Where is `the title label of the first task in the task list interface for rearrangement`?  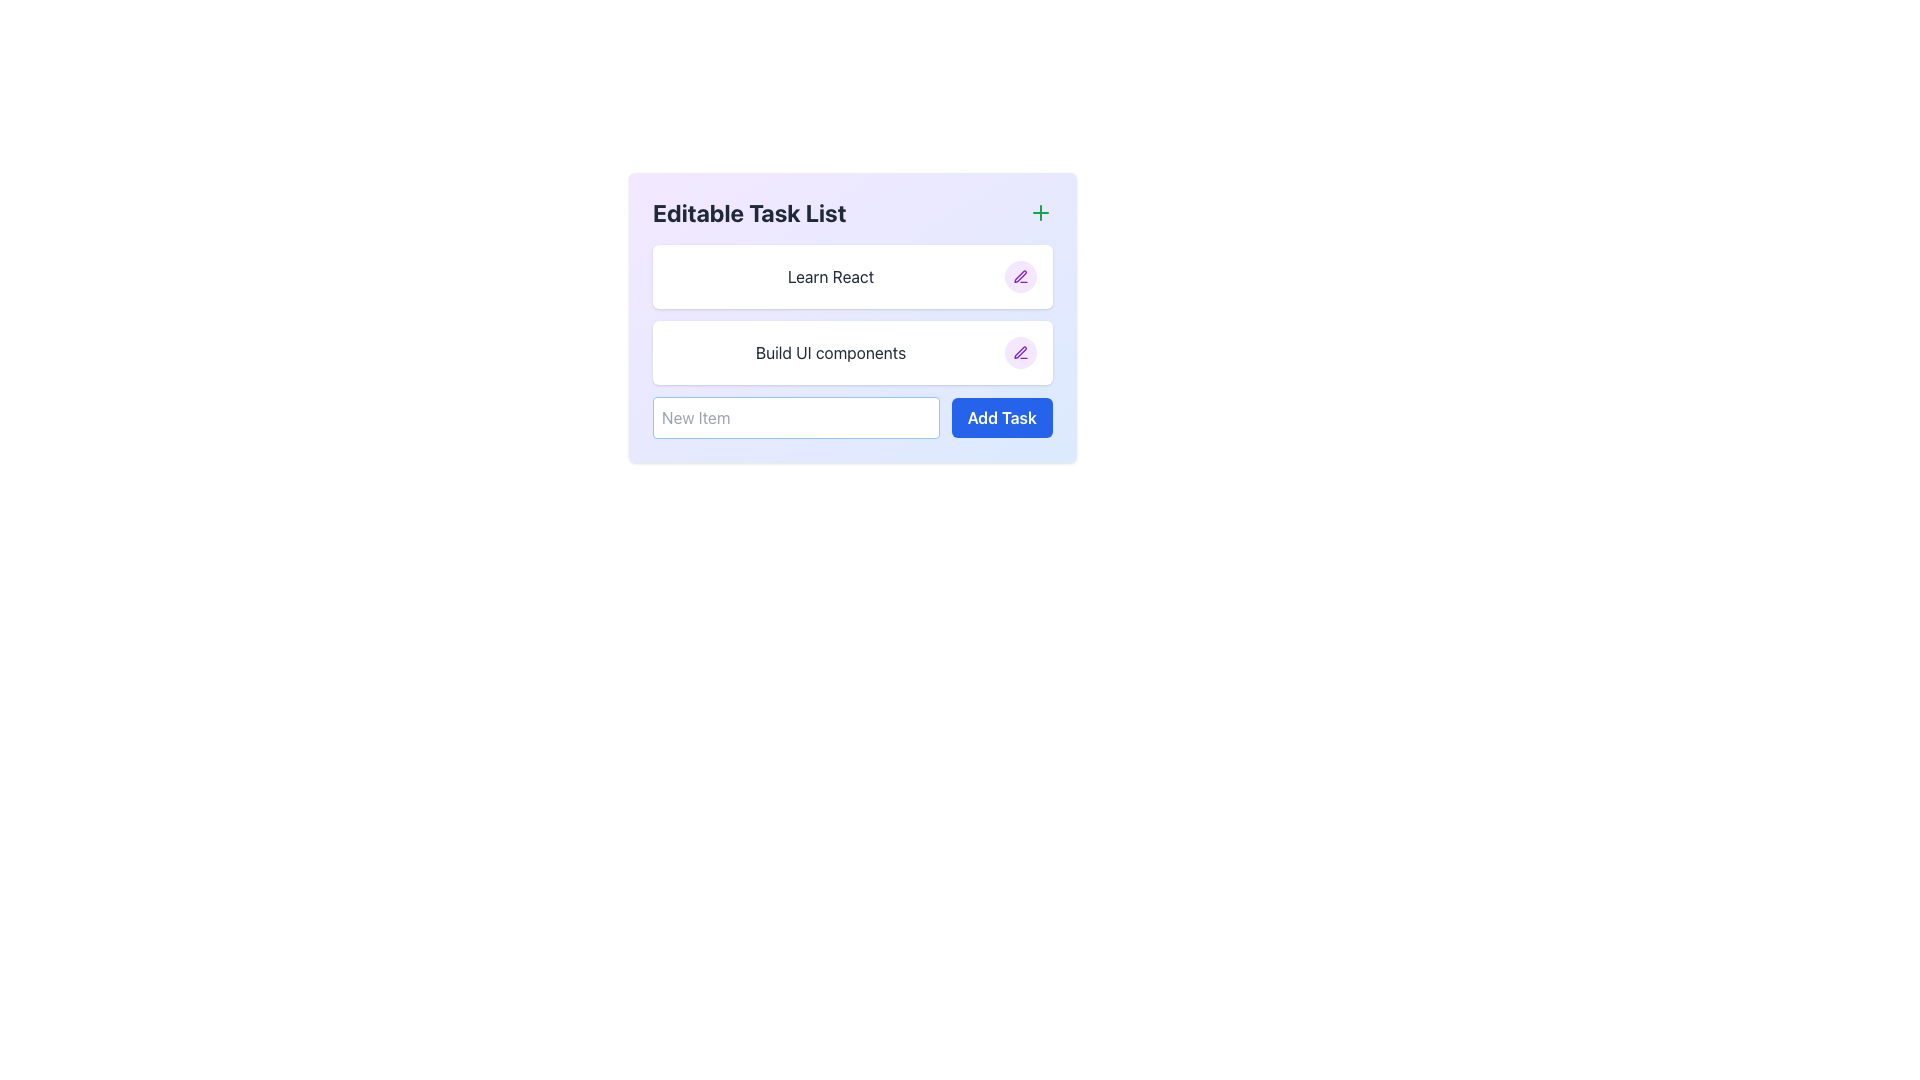
the title label of the first task in the task list interface for rearrangement is located at coordinates (830, 277).